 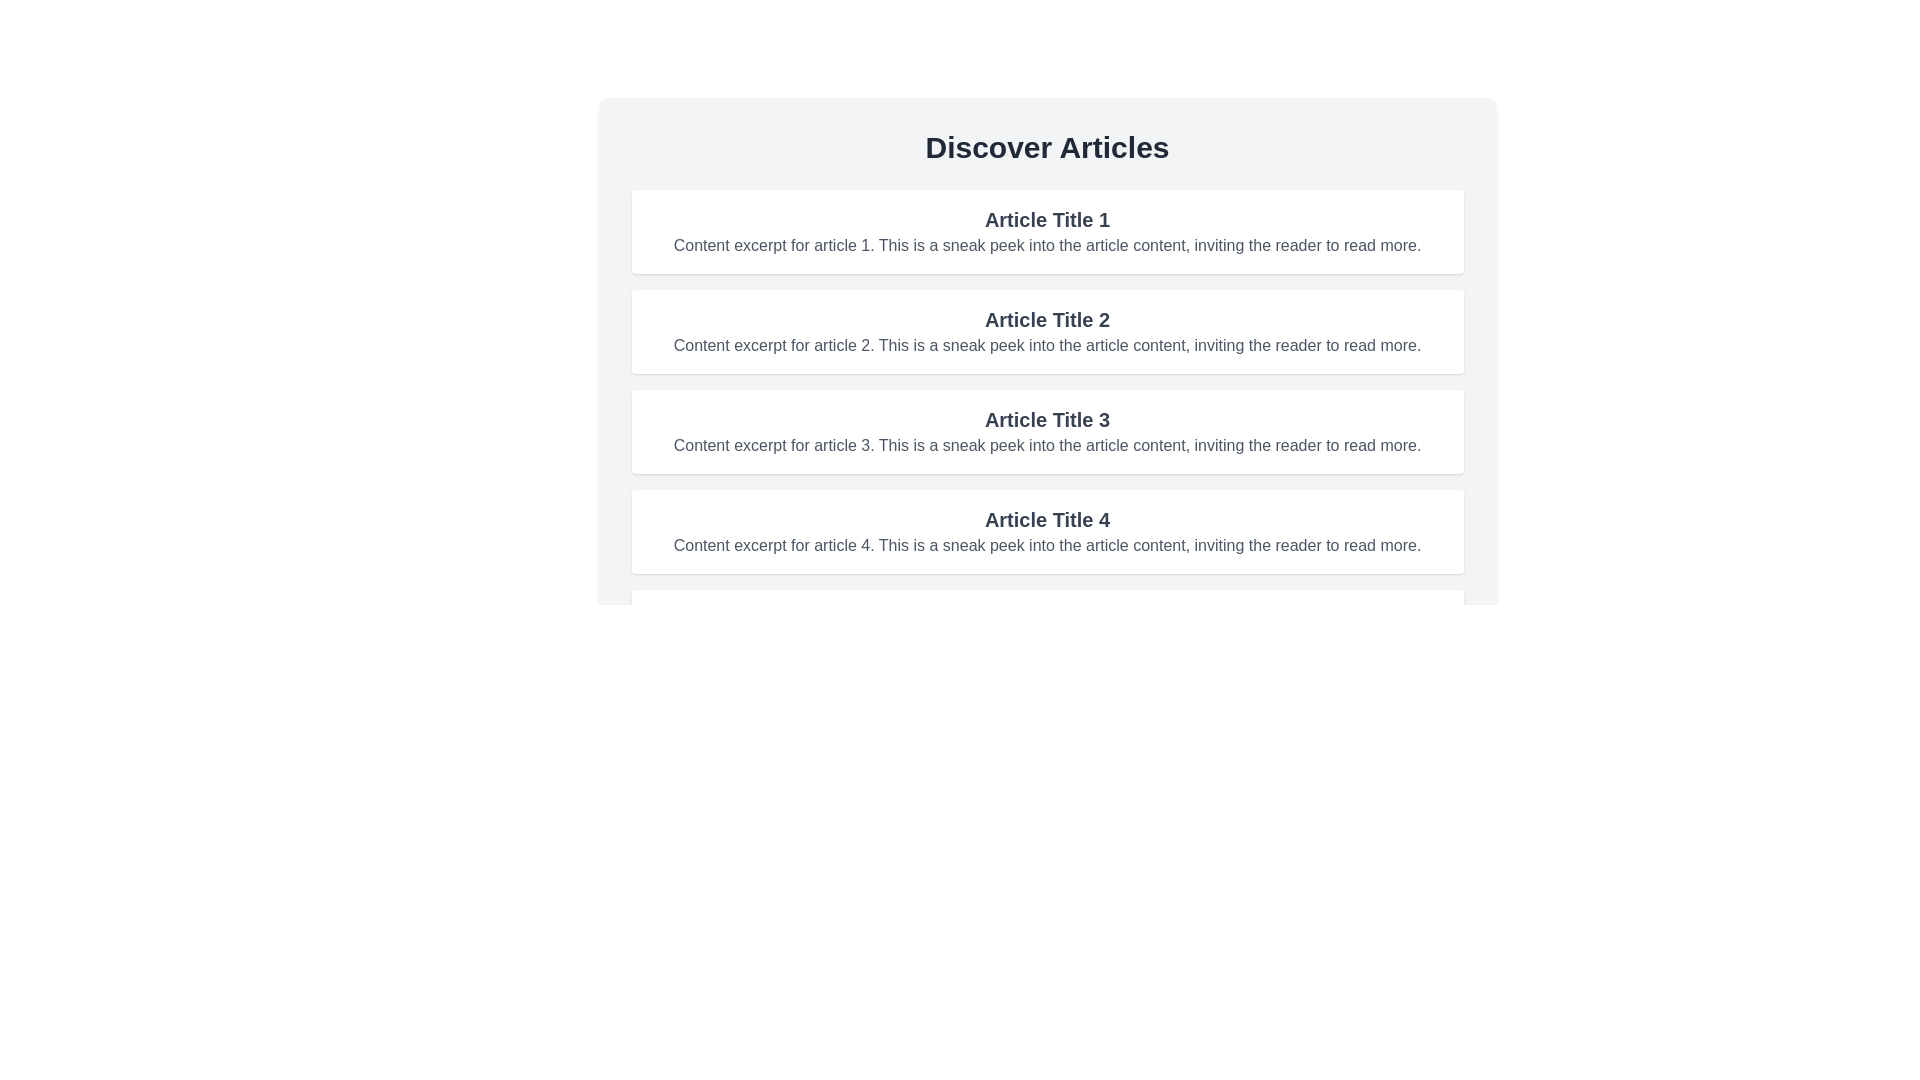 I want to click on textual summary located directly beneath the title 'Article Title 1' in the card layout, so click(x=1046, y=245).